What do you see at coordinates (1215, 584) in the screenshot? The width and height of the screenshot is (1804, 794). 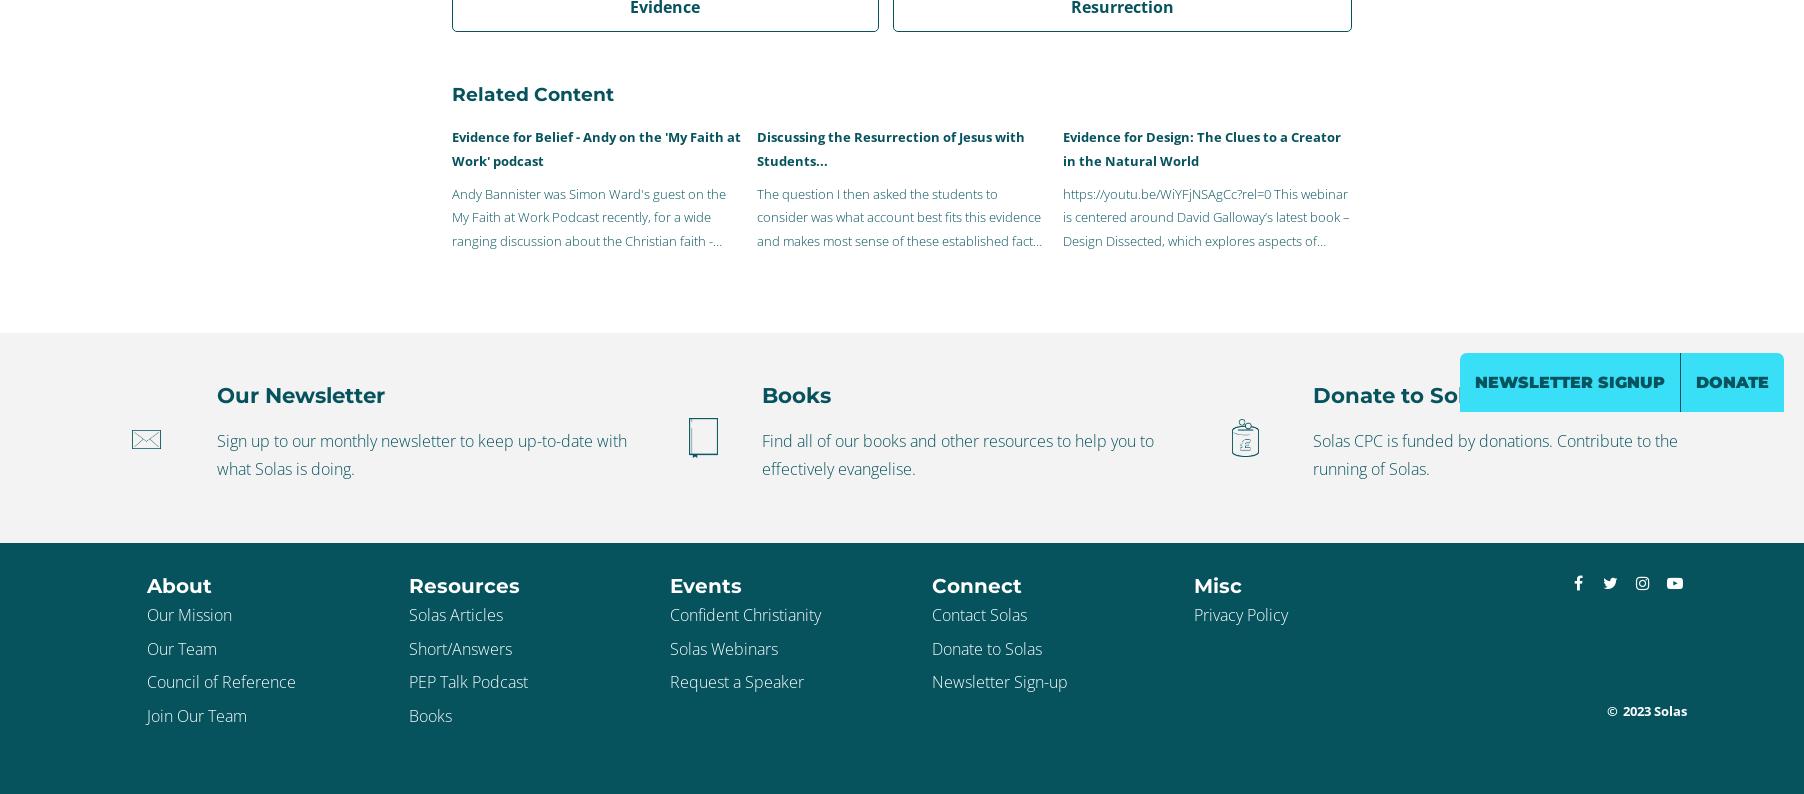 I see `'Misc'` at bounding box center [1215, 584].